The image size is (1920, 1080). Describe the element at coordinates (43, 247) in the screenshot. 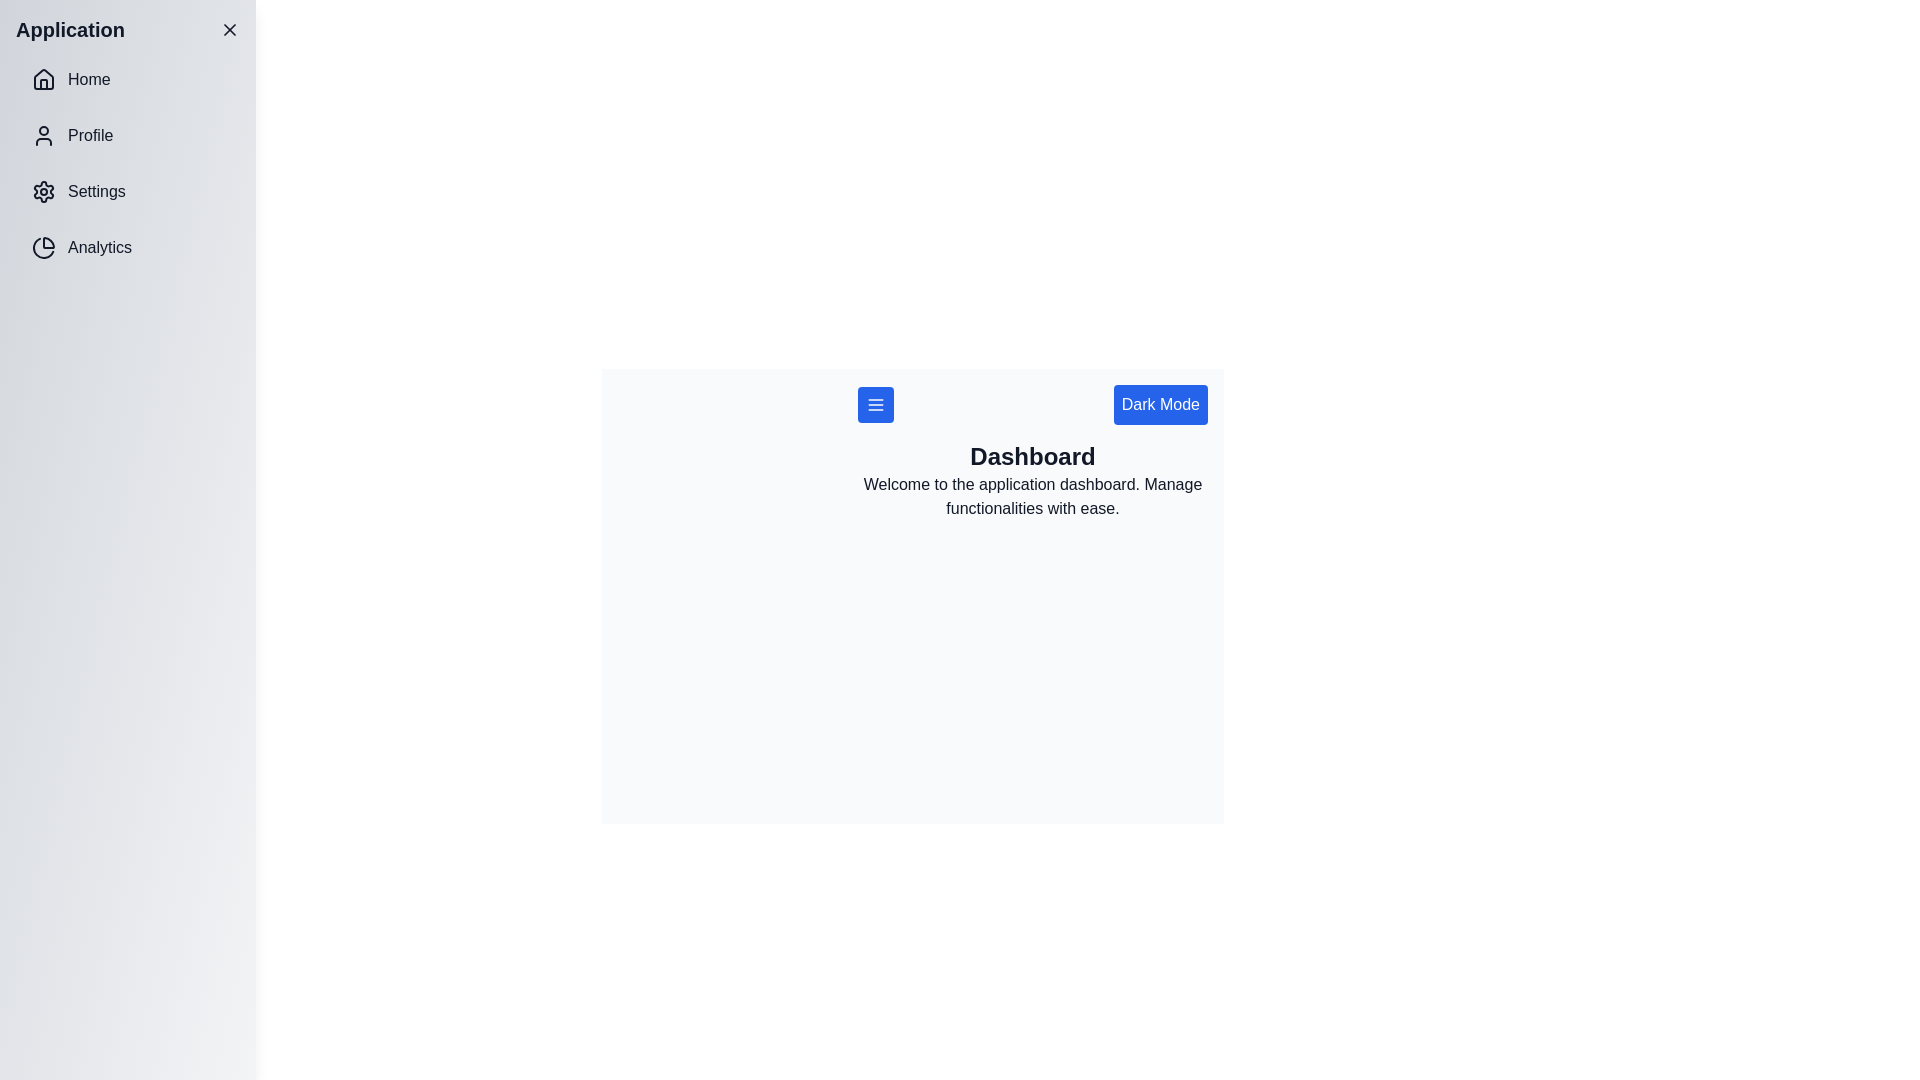

I see `the second pie chart segment icon located in the left sidebar under the 'Analytics' menu` at that location.